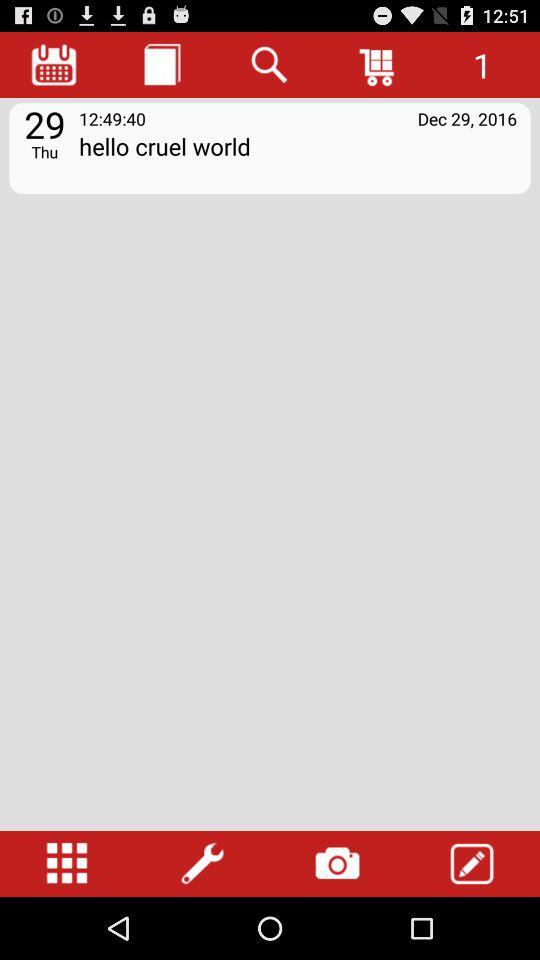  Describe the element at coordinates (54, 64) in the screenshot. I see `open calendar` at that location.